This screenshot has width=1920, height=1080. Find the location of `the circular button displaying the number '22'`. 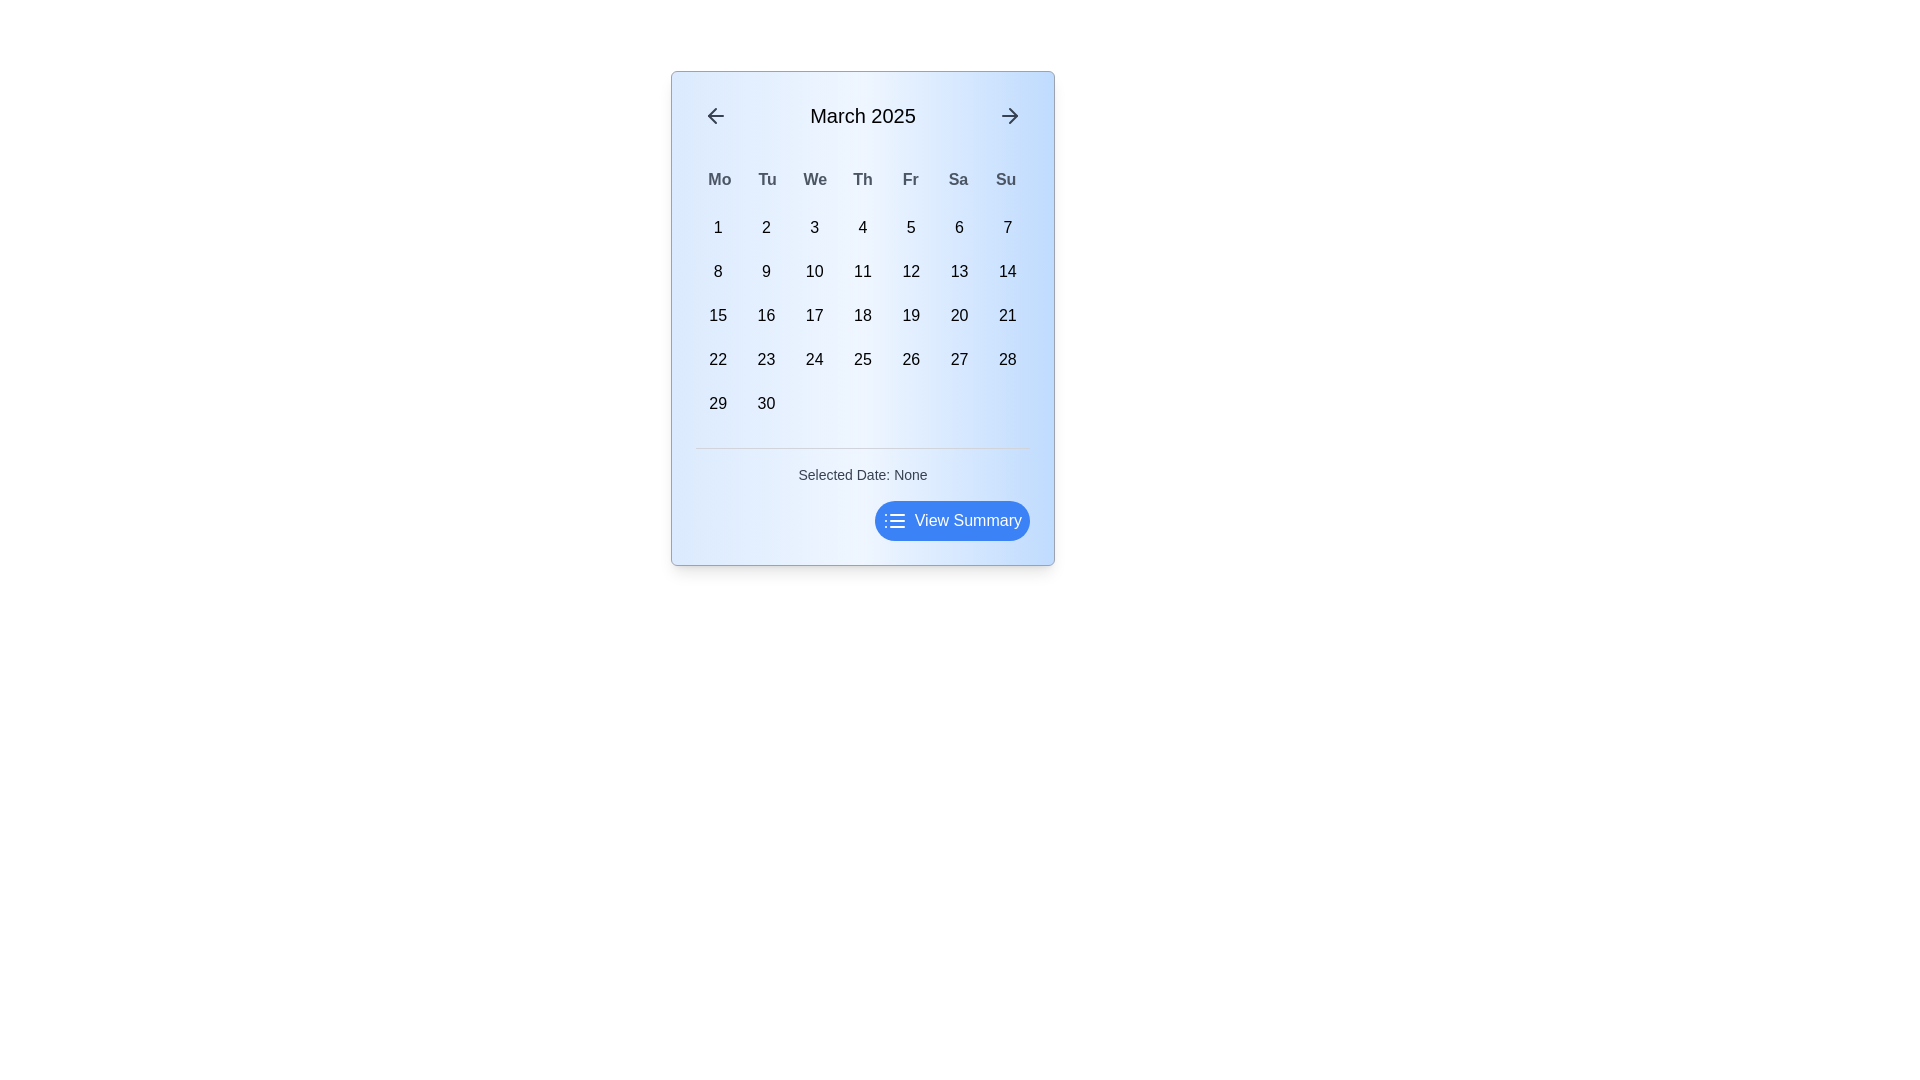

the circular button displaying the number '22' is located at coordinates (718, 358).